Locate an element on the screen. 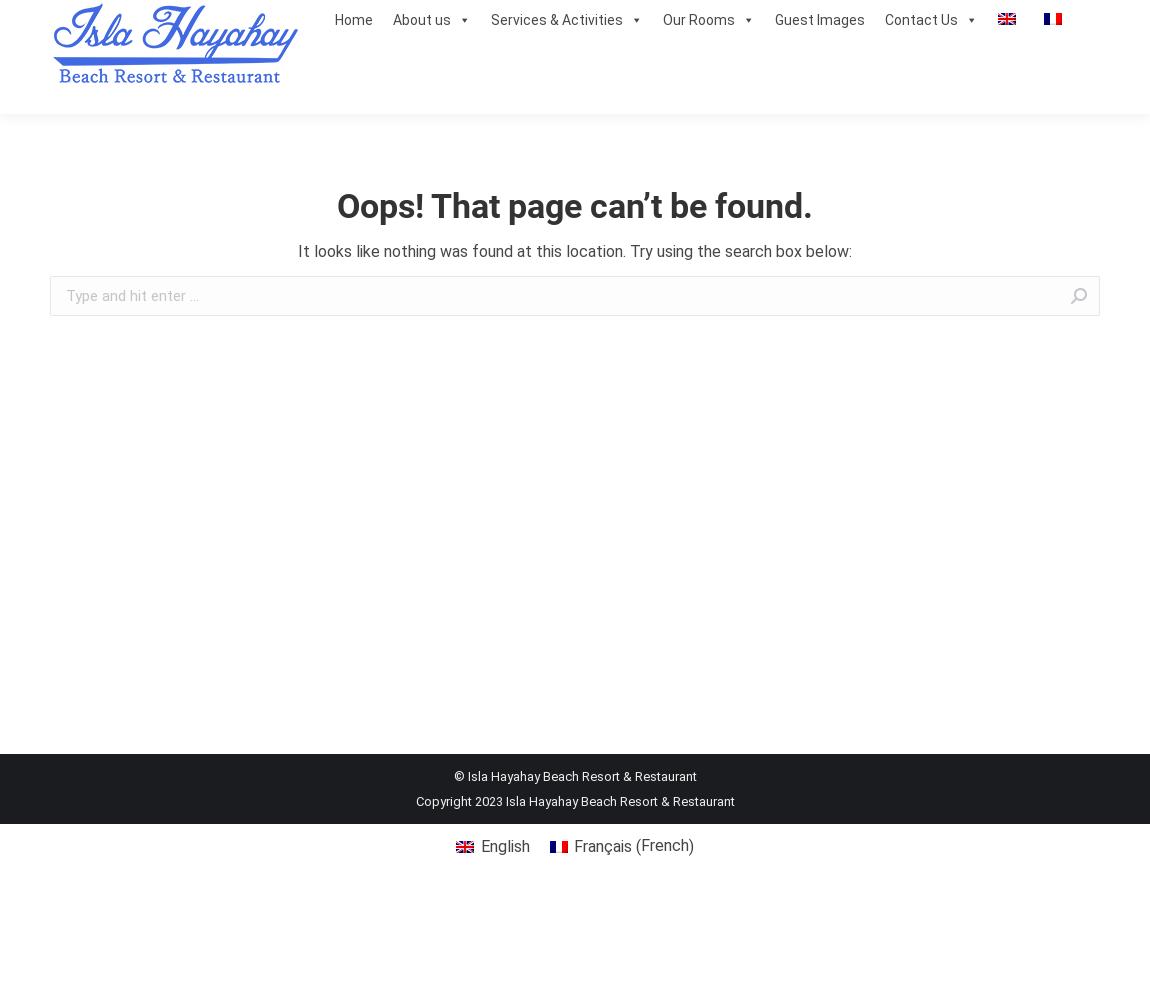 Image resolution: width=1150 pixels, height=1000 pixels. 'It looks like nothing was found at this location. Try using the search box below:' is located at coordinates (575, 251).